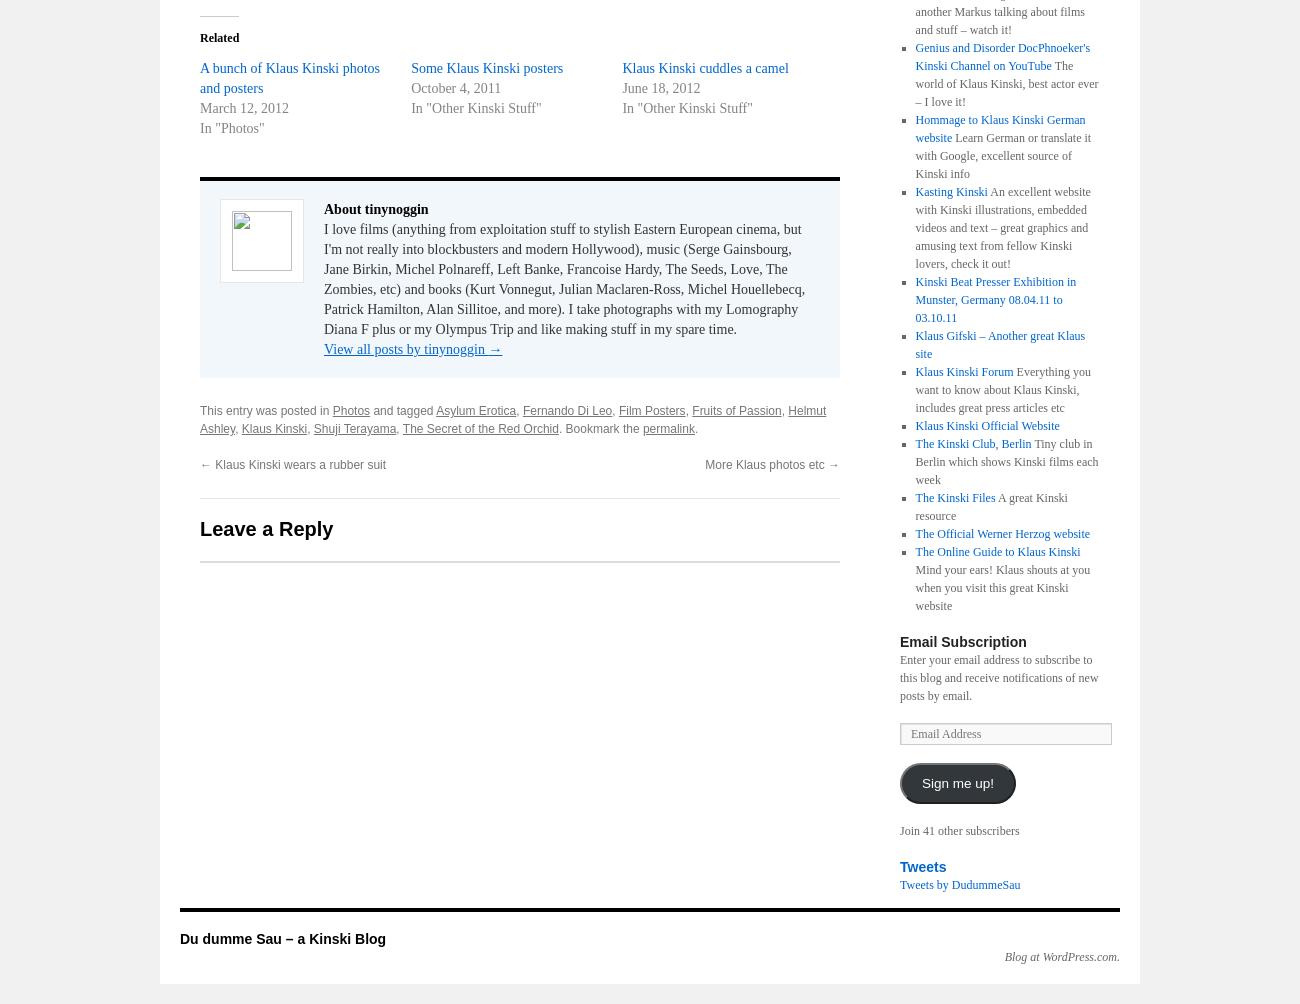  I want to click on 'Tweets by DudummeSau', so click(960, 884).